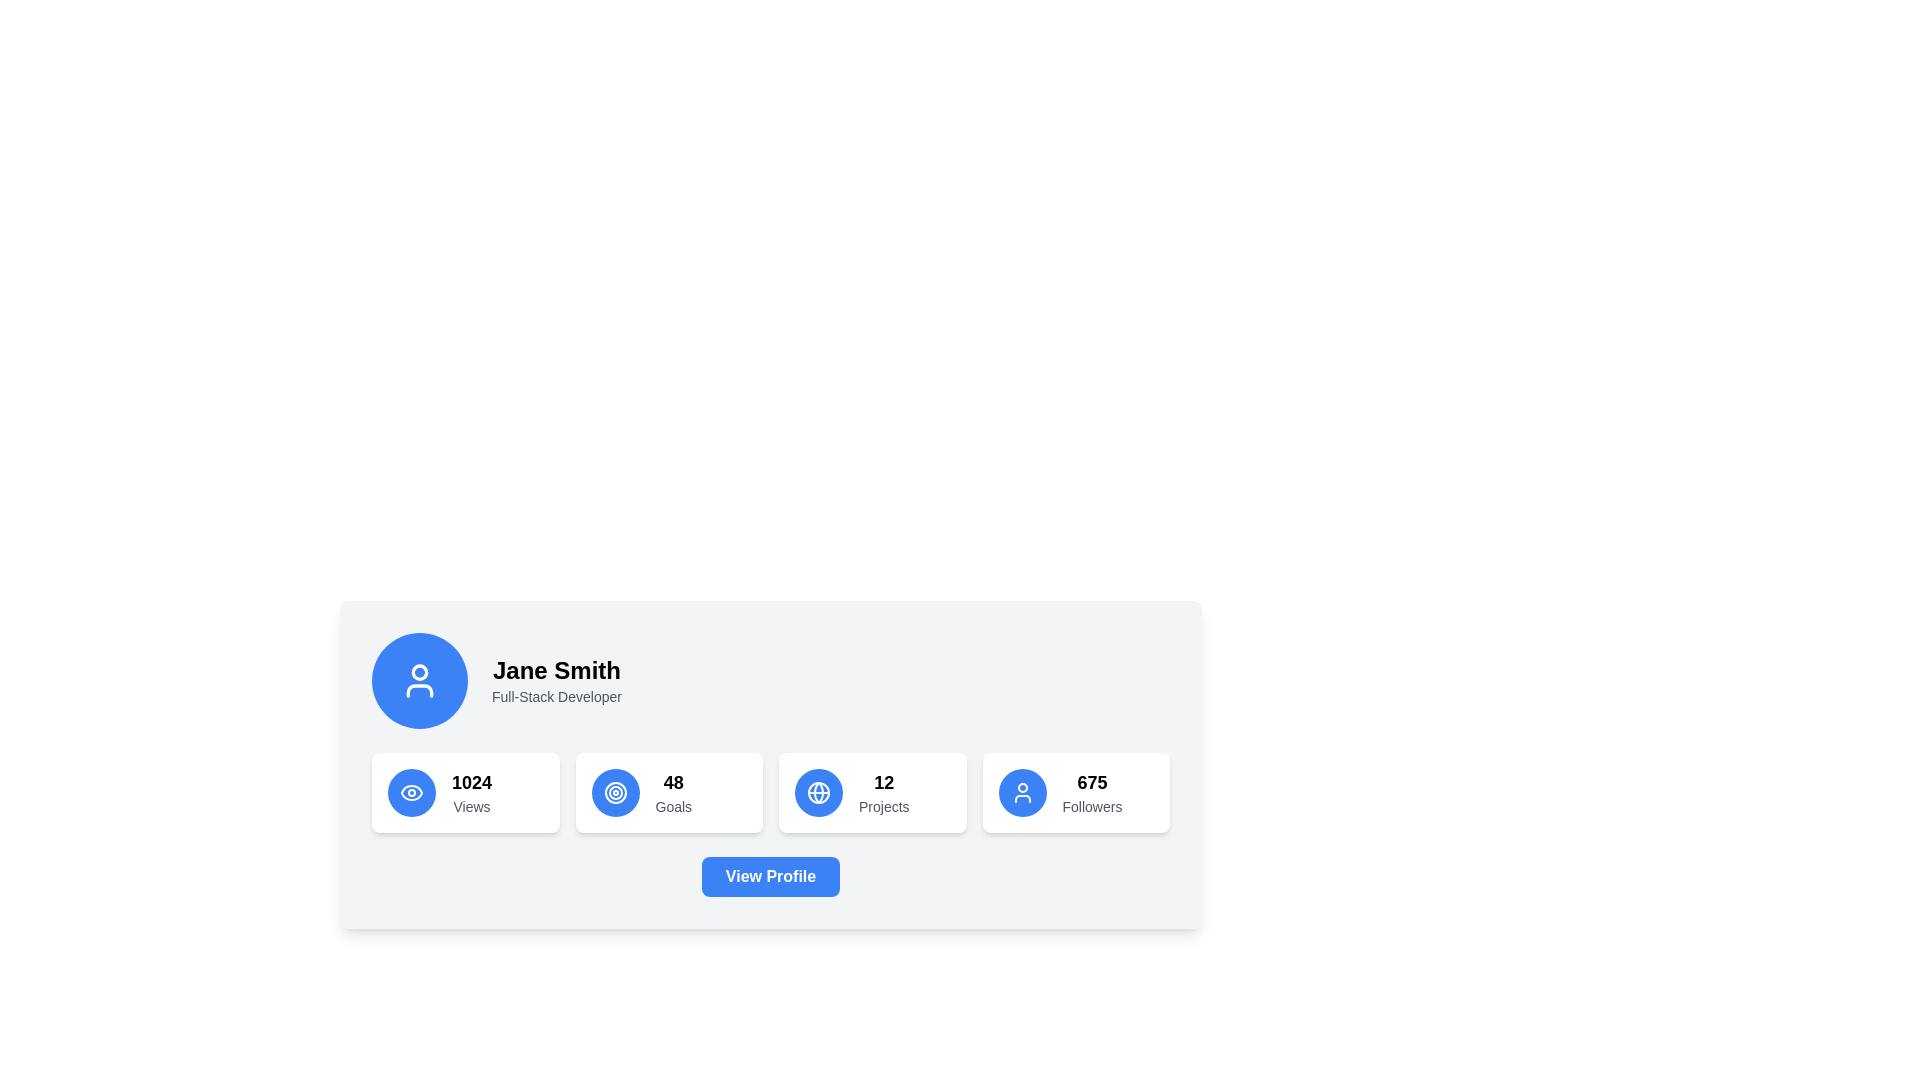  What do you see at coordinates (614, 792) in the screenshot?
I see `the circular target icon with a blue background located above the text '48 Goals'` at bounding box center [614, 792].